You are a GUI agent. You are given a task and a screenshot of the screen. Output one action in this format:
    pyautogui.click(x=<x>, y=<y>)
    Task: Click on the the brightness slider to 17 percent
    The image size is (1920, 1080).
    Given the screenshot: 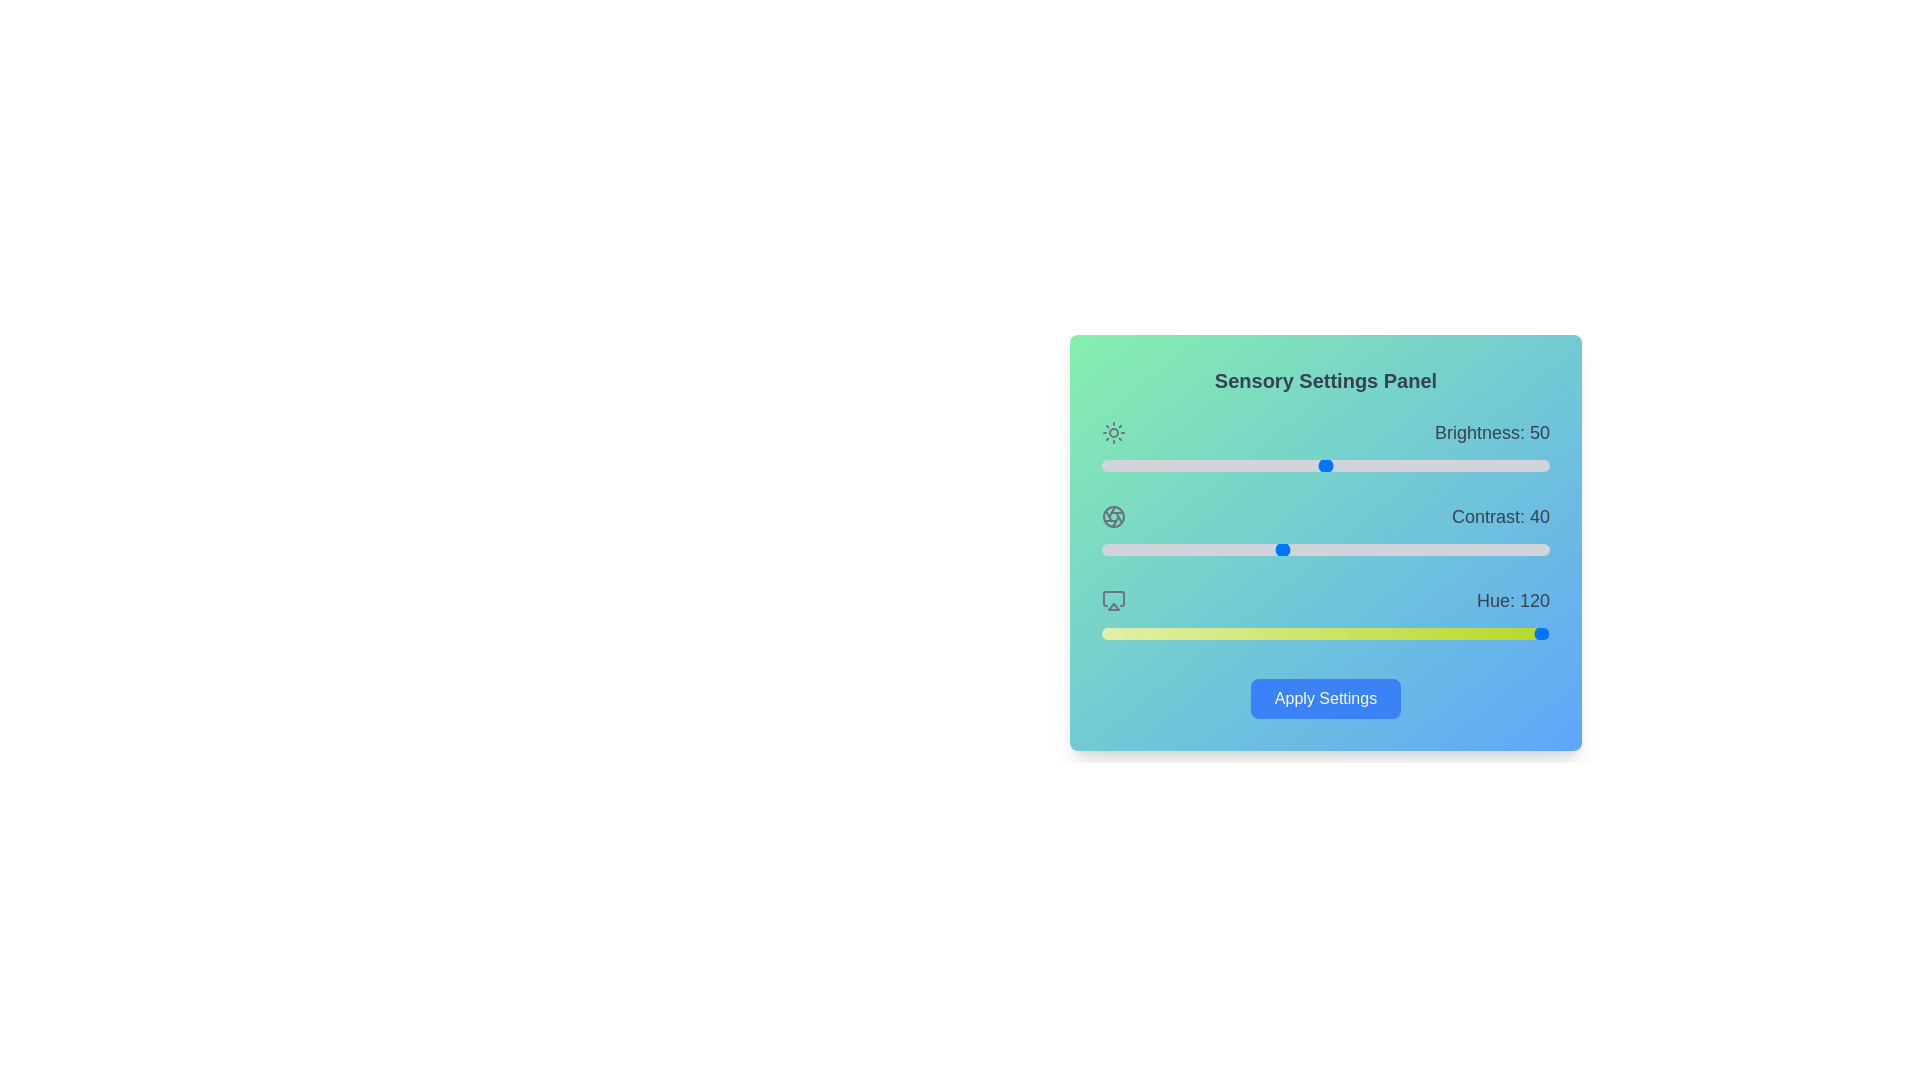 What is the action you would take?
    pyautogui.click(x=1178, y=466)
    